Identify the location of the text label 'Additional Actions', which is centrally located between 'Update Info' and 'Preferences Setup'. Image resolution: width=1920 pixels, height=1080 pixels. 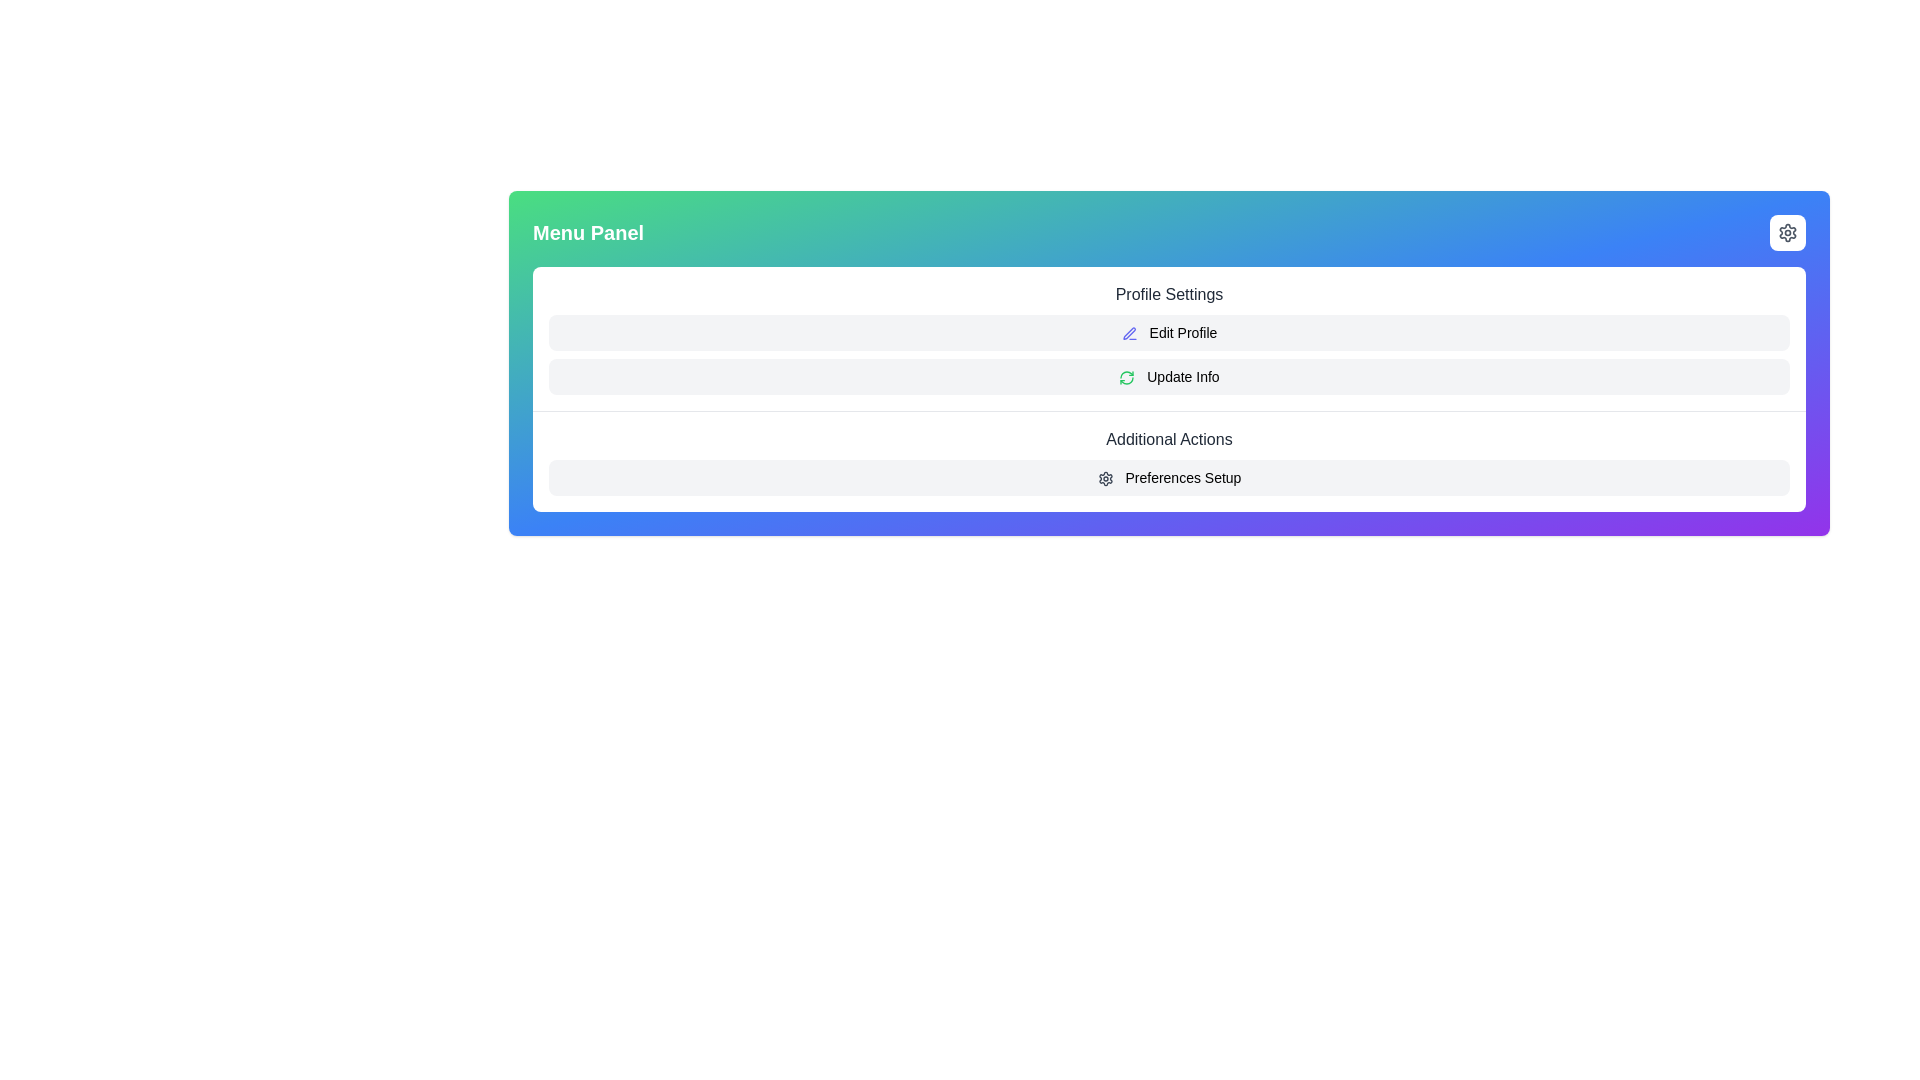
(1169, 438).